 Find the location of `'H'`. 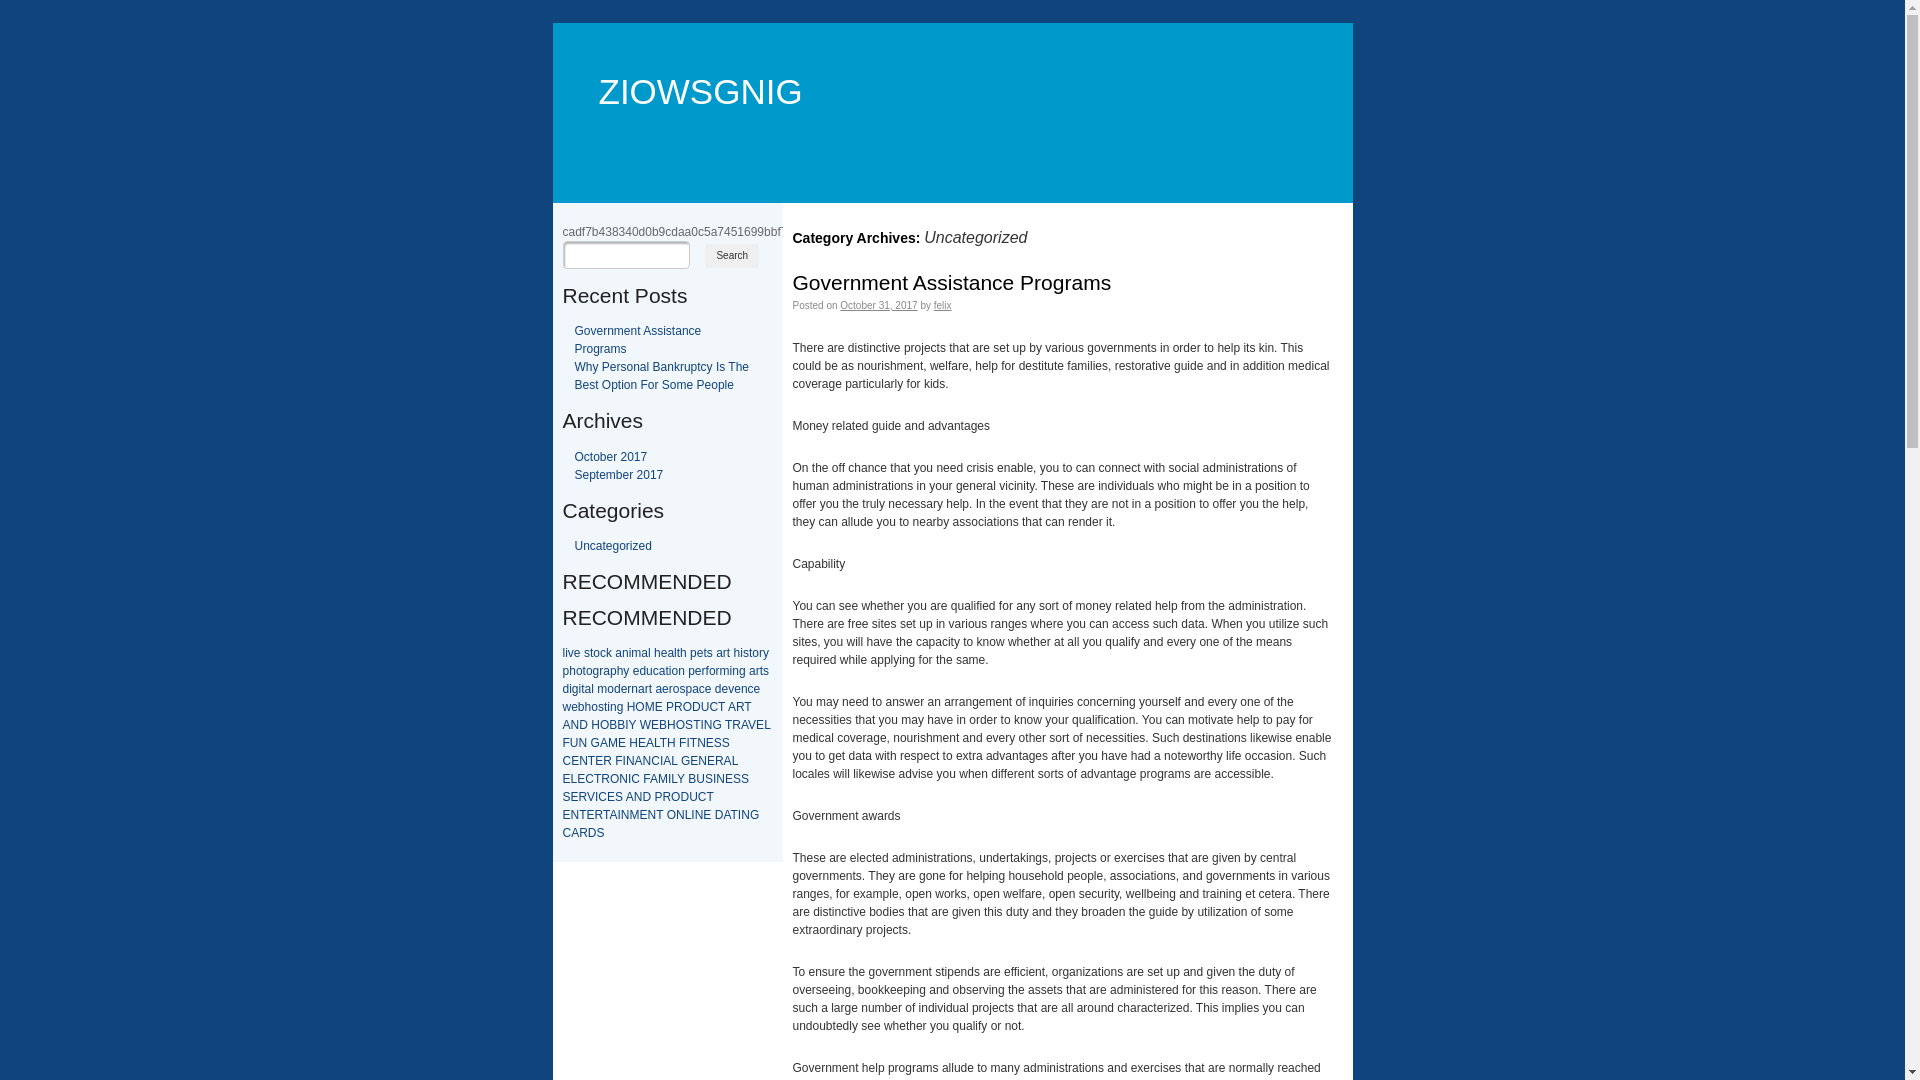

'H' is located at coordinates (627, 743).